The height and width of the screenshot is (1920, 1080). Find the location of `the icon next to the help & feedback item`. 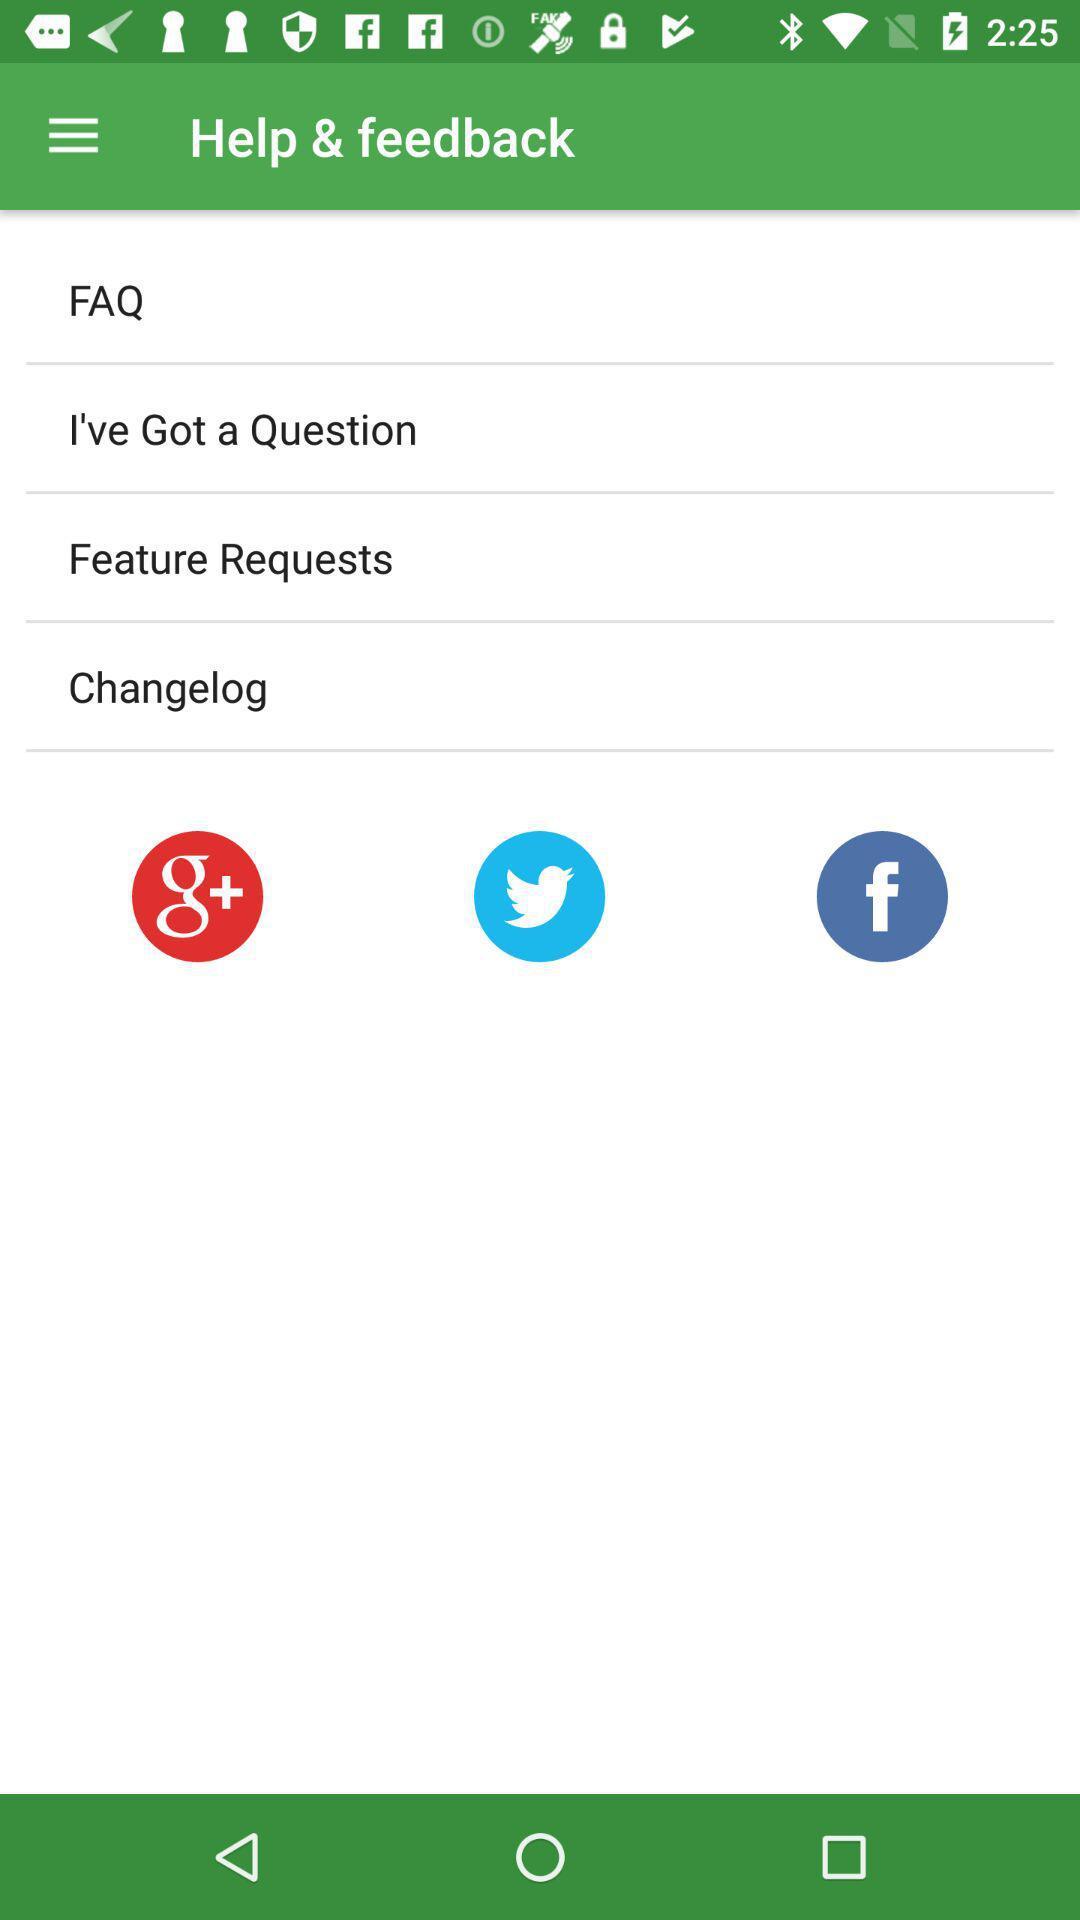

the icon next to the help & feedback item is located at coordinates (72, 135).